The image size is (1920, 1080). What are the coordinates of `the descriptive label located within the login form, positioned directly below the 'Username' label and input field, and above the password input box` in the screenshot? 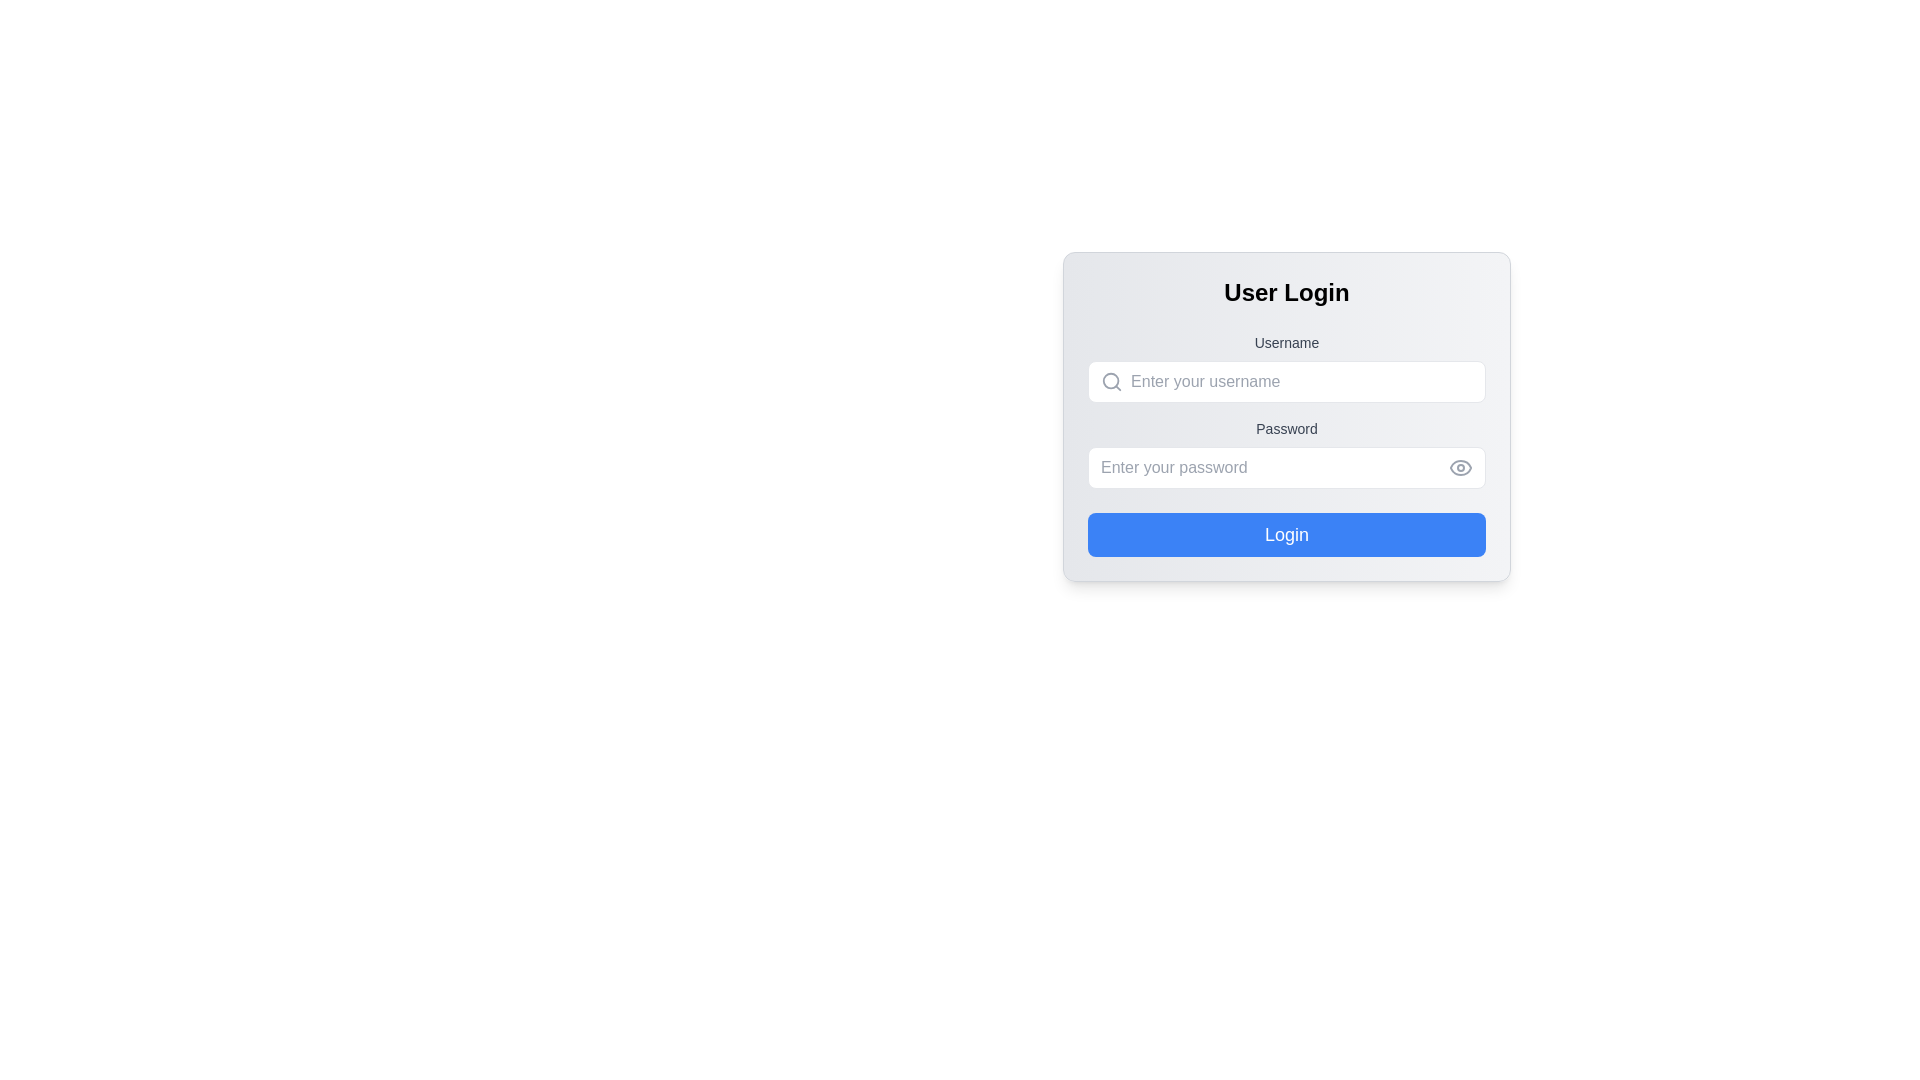 It's located at (1286, 427).